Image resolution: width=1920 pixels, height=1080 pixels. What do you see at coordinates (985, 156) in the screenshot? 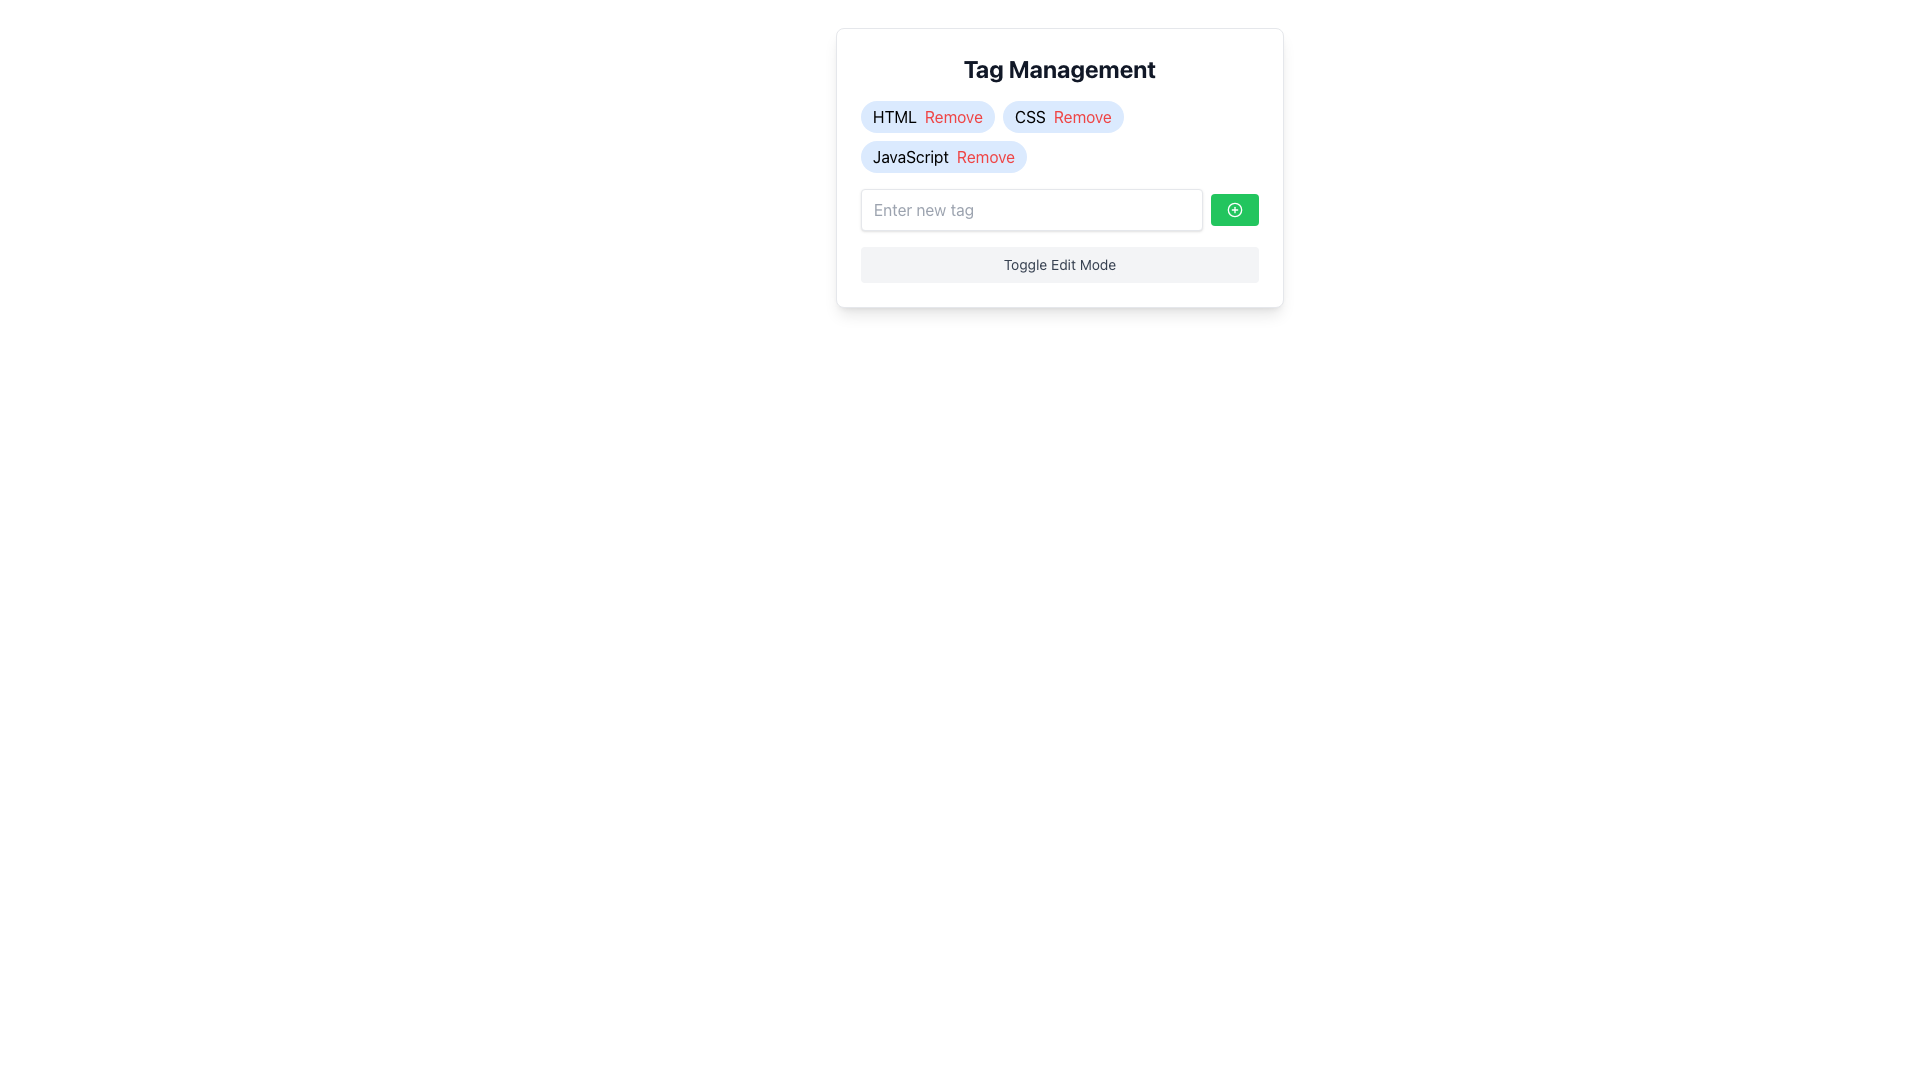
I see `the button that allows users to remove the 'JavaScript' tag, located in the upper right of the rounded tag labeled 'JavaScript' in the 'Tag Management' section` at bounding box center [985, 156].